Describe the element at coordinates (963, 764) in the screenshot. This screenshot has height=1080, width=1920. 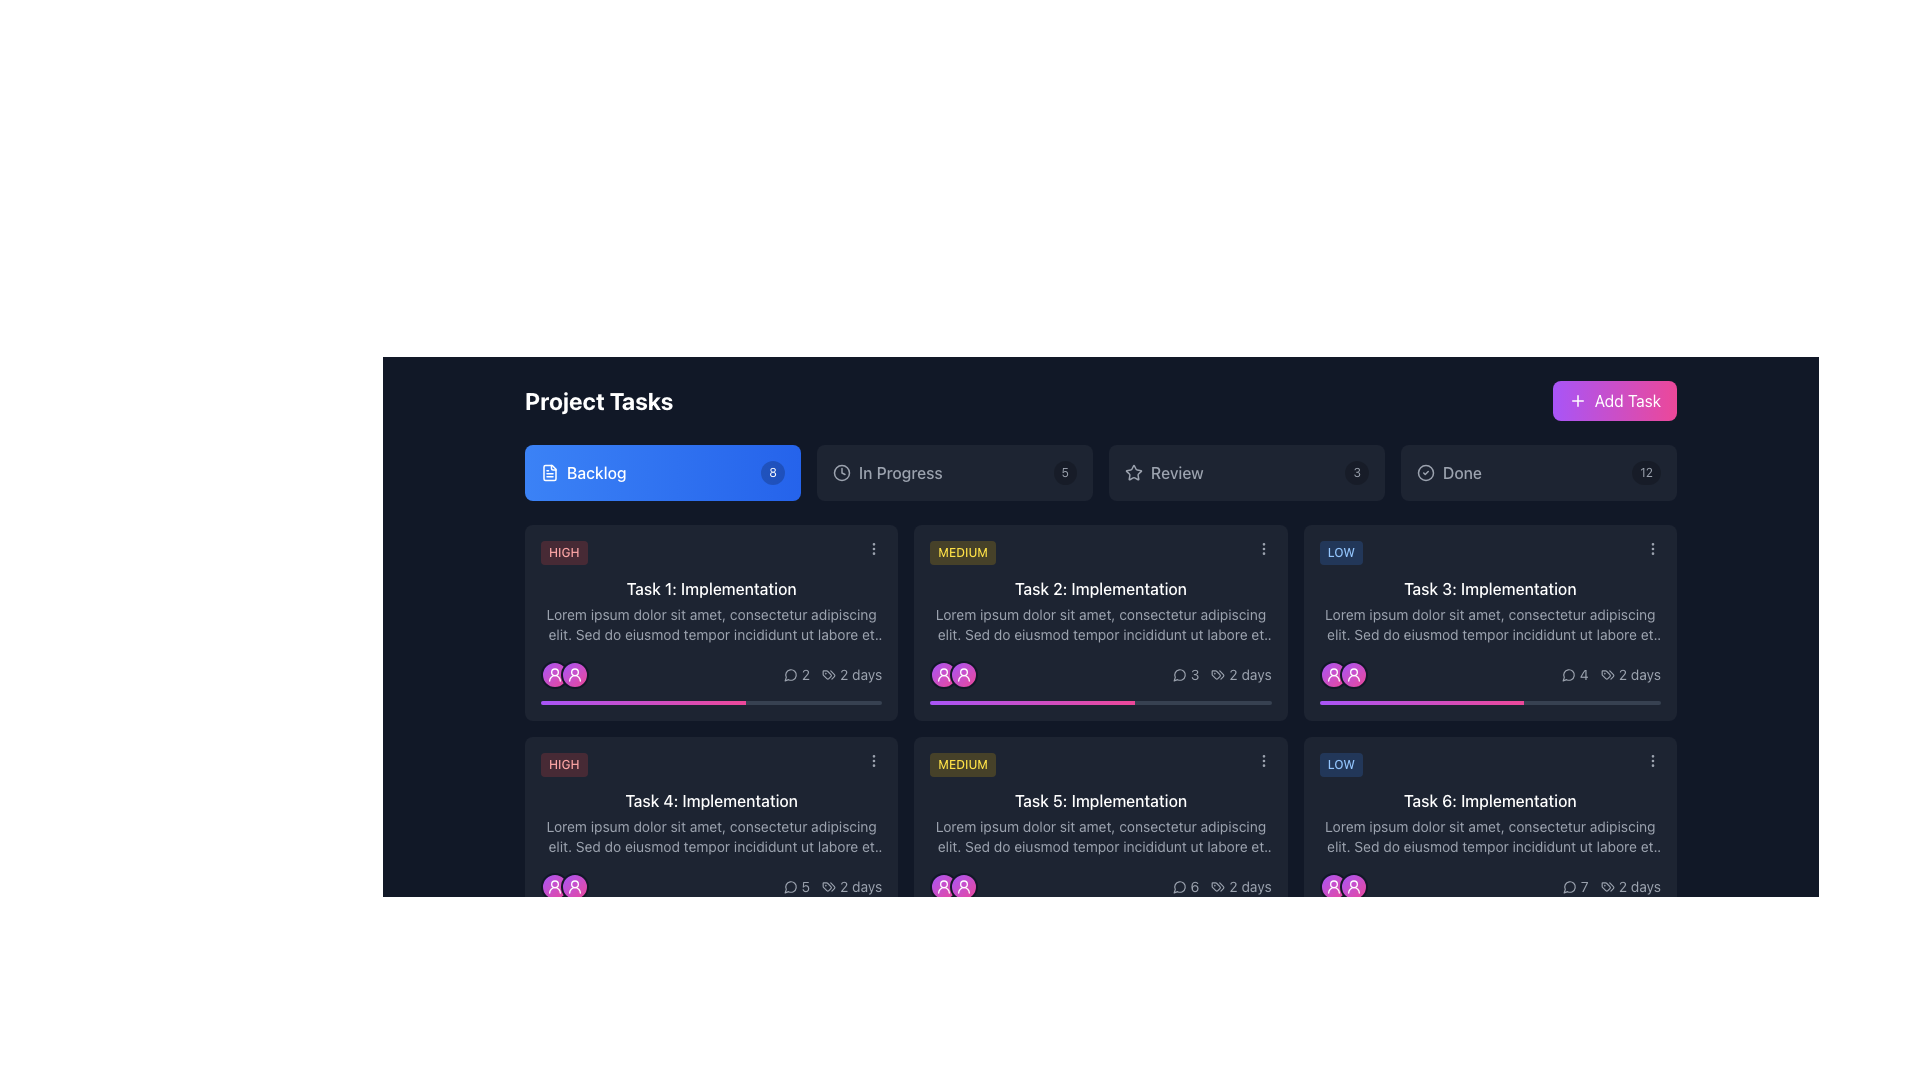
I see `the non-interactive status label with the text 'MEDIUM' in uppercase letters, which is a rectangular badge with a rounded border and a semi-transparent yellow background, located in the second row and second column of the grid layout` at that location.